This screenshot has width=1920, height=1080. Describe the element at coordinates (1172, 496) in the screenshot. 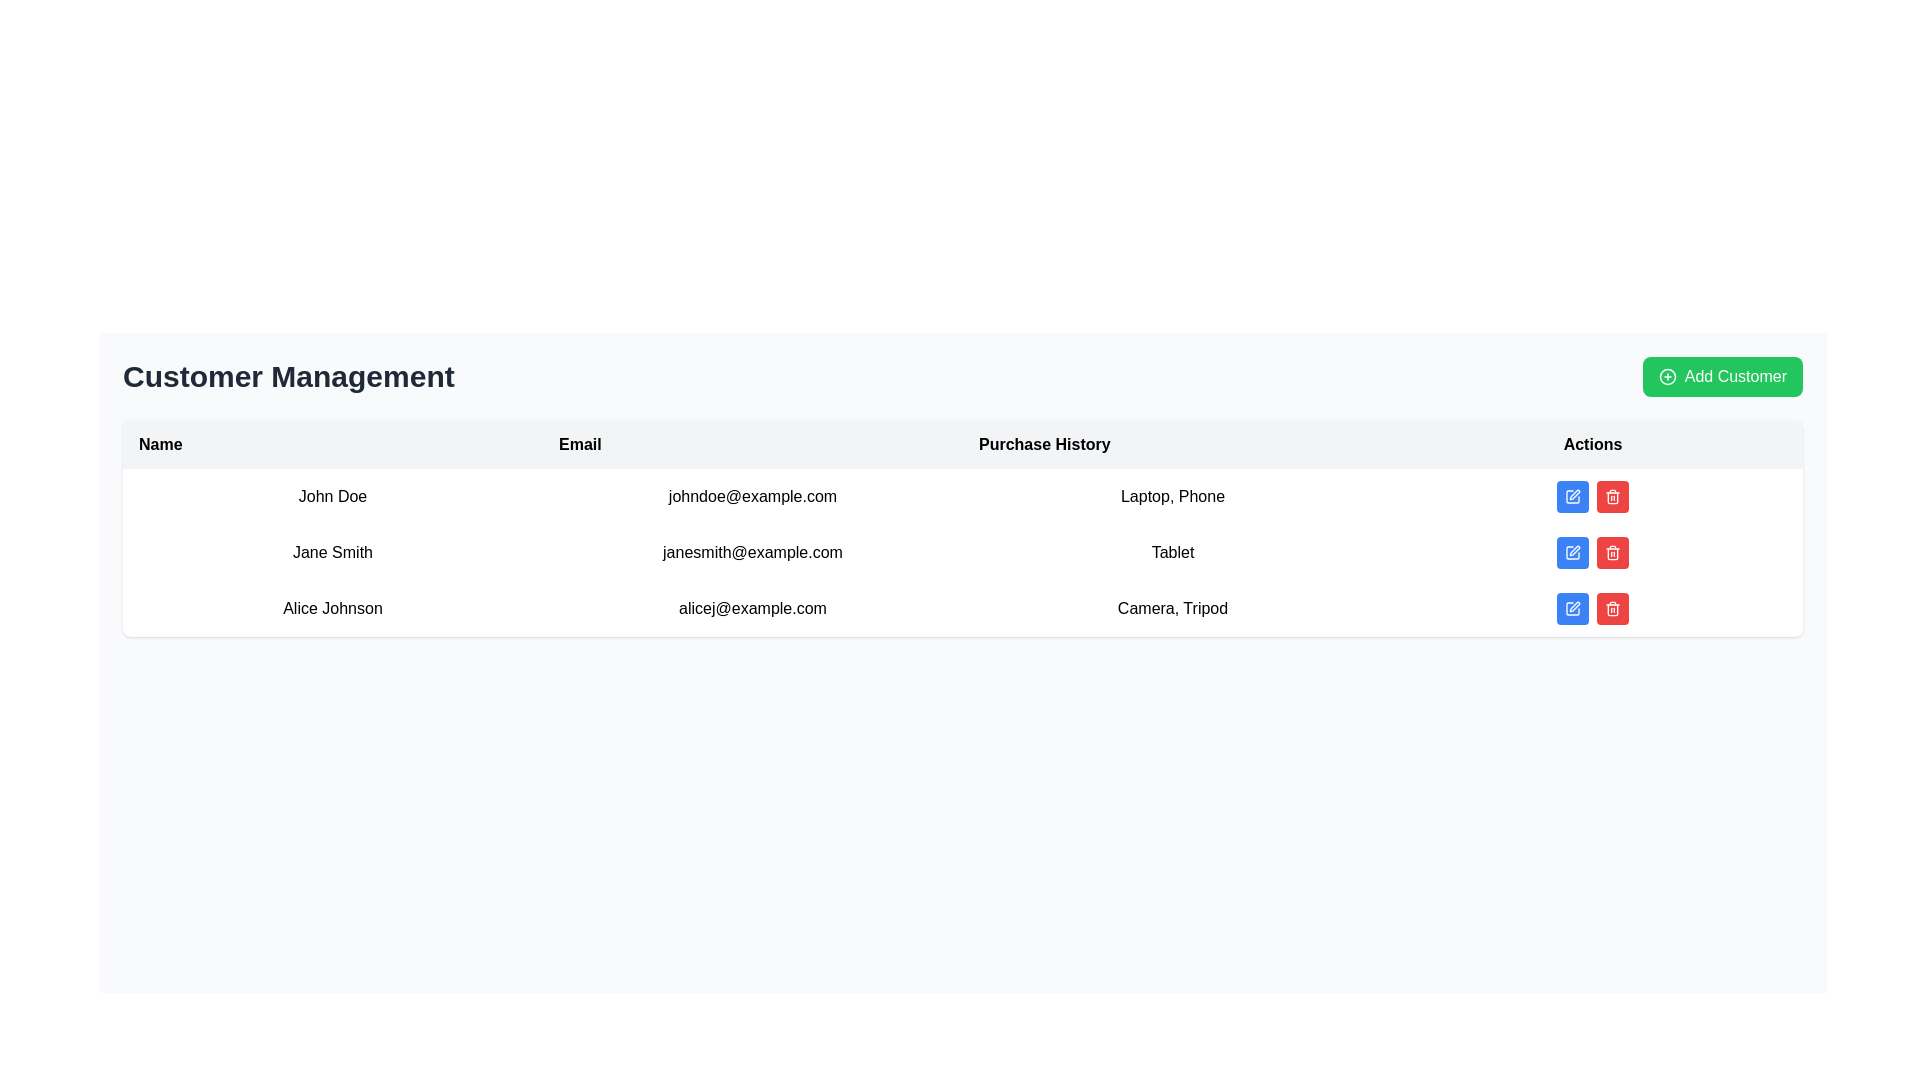

I see `the Text display in the third column of the first row under the 'Purchase History' section, which shows the purchased items for John Doe, adjacent to 'johndoe@example.com'` at that location.